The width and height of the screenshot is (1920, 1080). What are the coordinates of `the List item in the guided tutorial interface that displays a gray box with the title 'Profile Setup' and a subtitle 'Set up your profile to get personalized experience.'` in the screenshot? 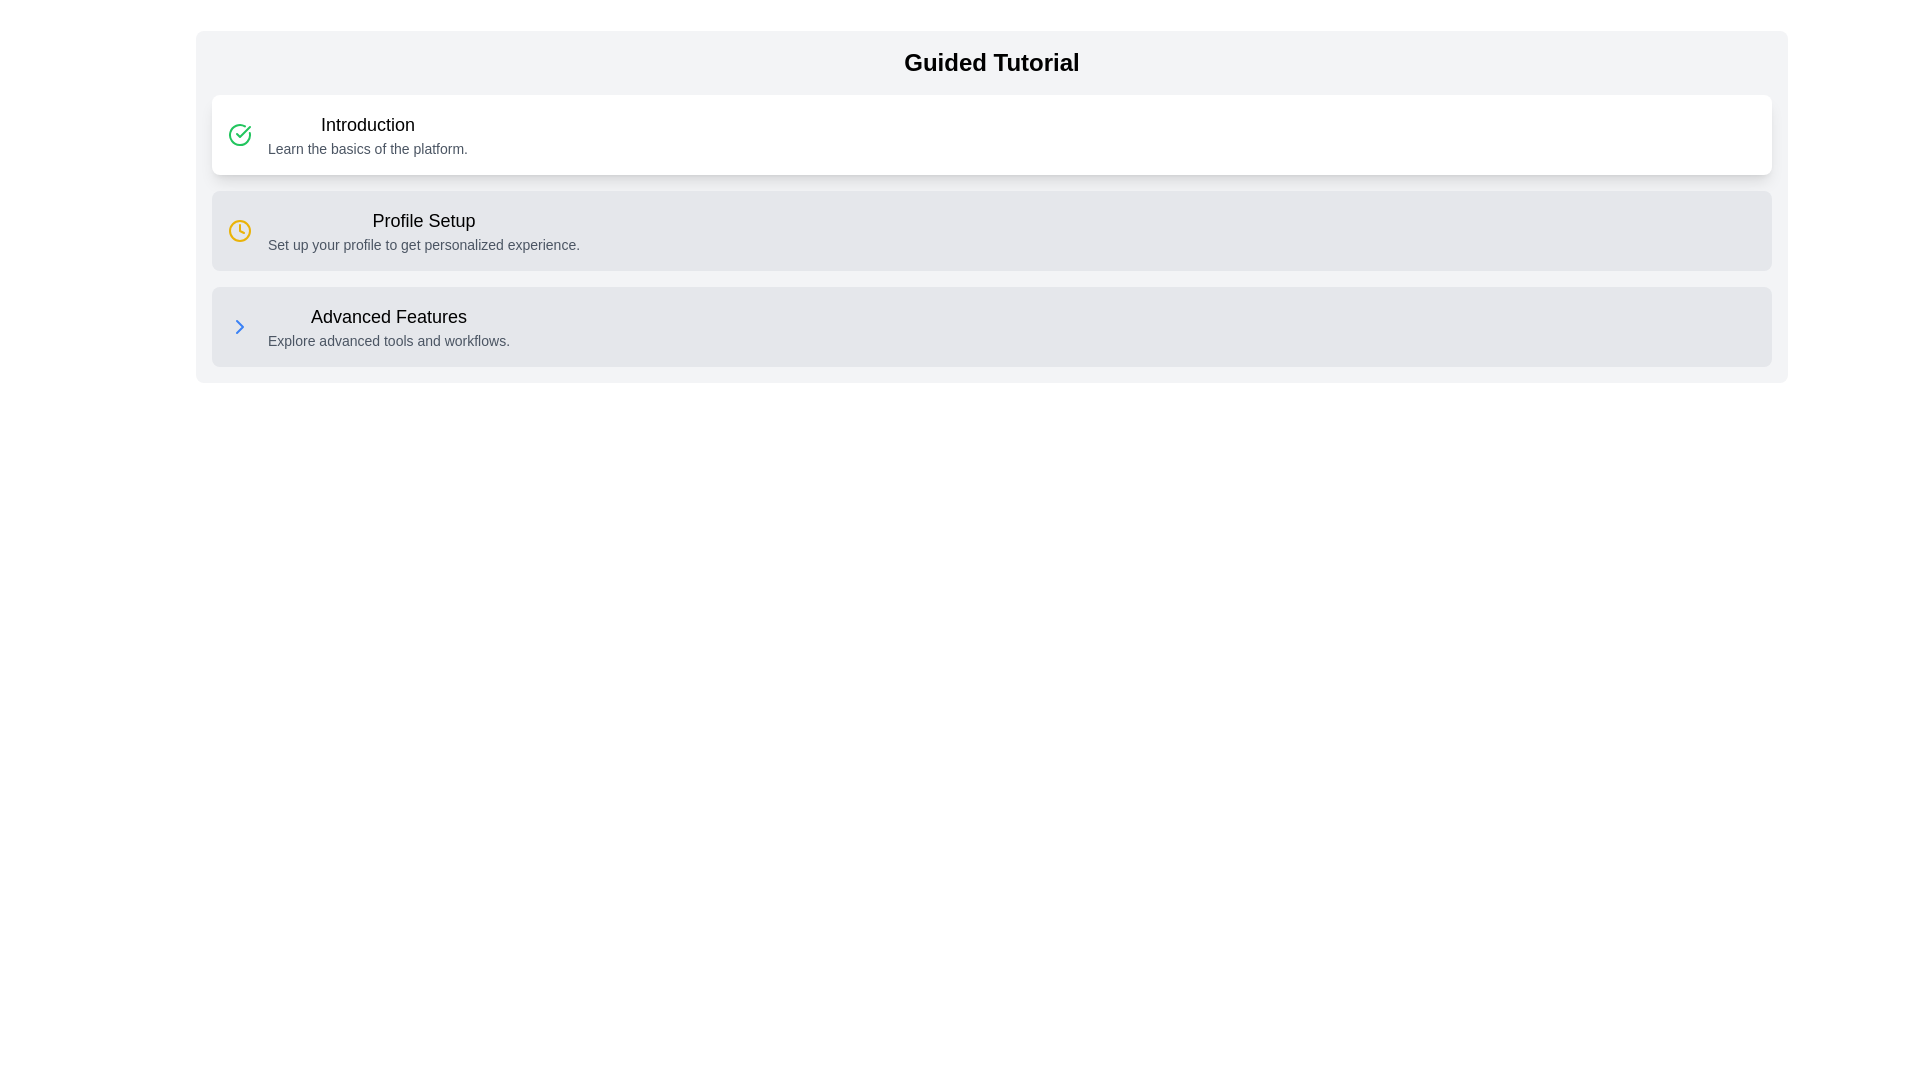 It's located at (992, 230).